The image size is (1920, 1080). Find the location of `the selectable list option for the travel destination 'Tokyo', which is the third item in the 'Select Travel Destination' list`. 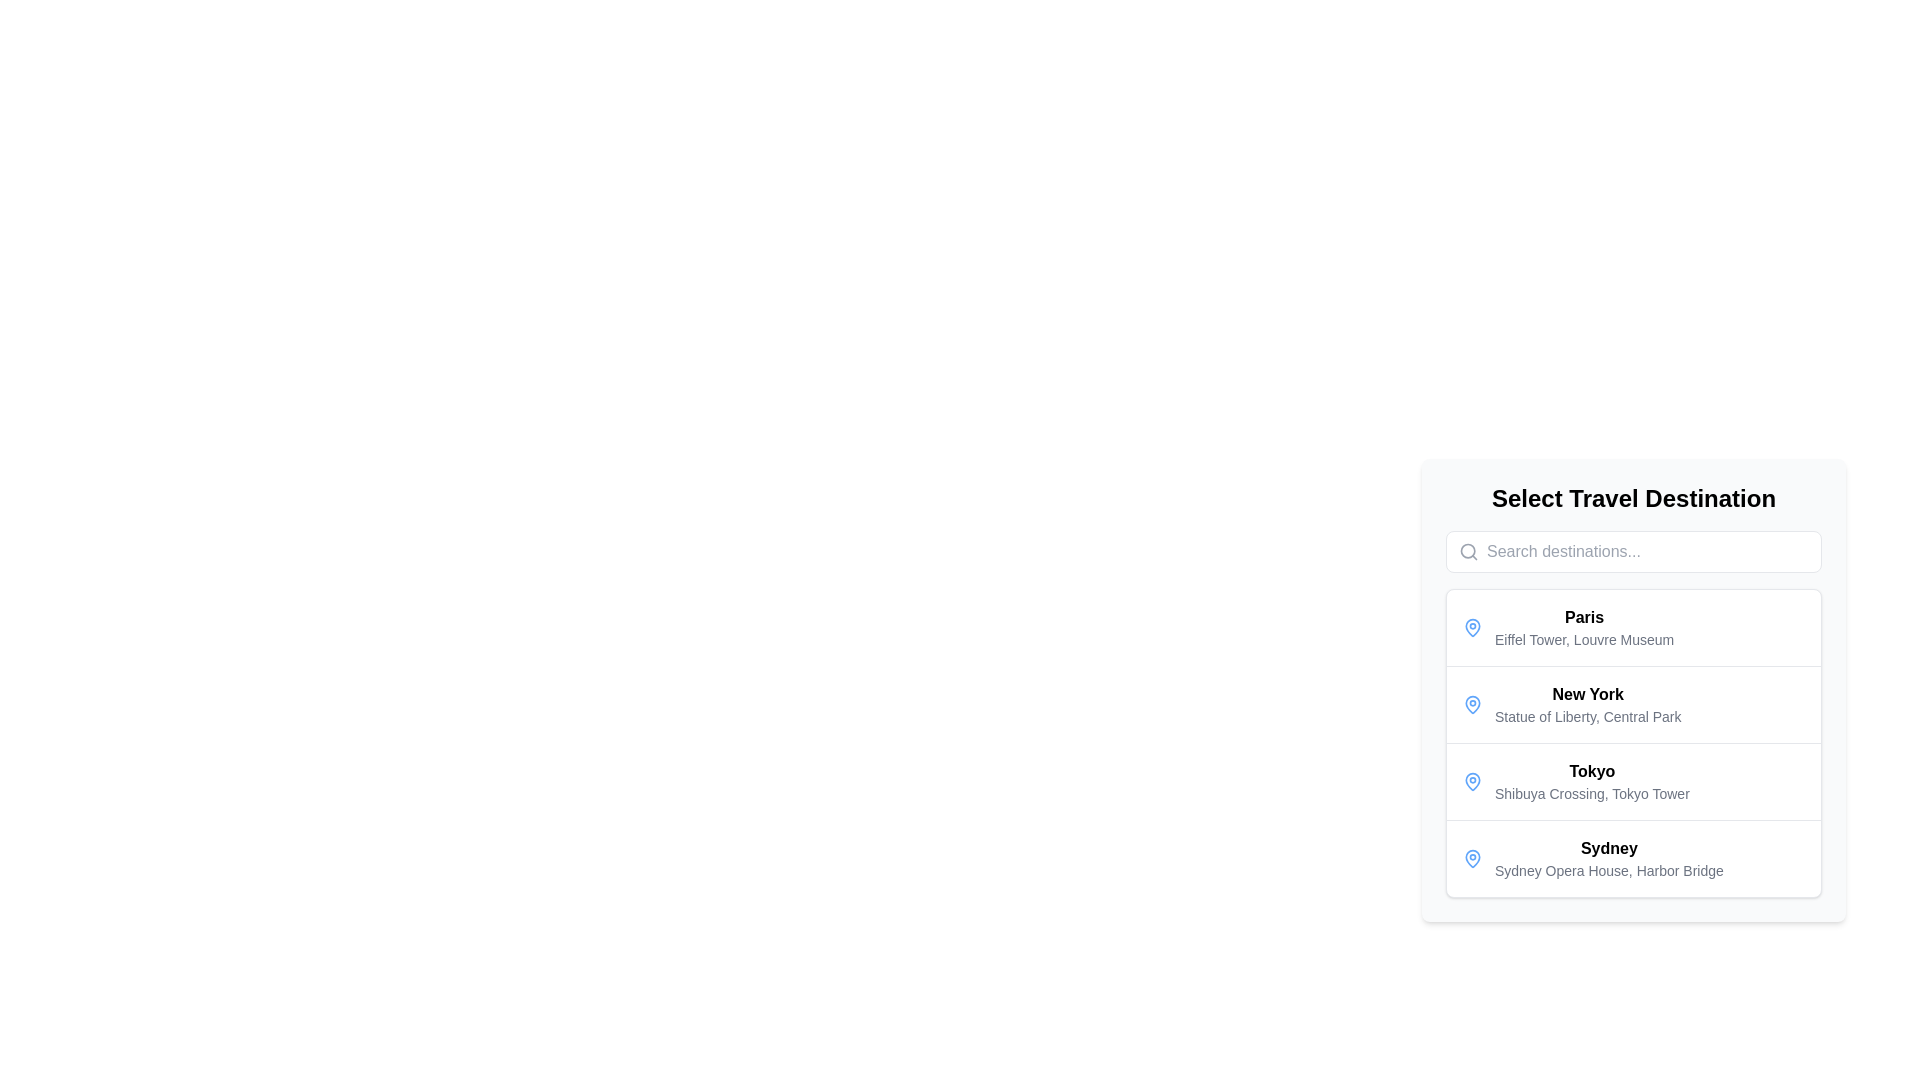

the selectable list option for the travel destination 'Tokyo', which is the third item in the 'Select Travel Destination' list is located at coordinates (1633, 781).